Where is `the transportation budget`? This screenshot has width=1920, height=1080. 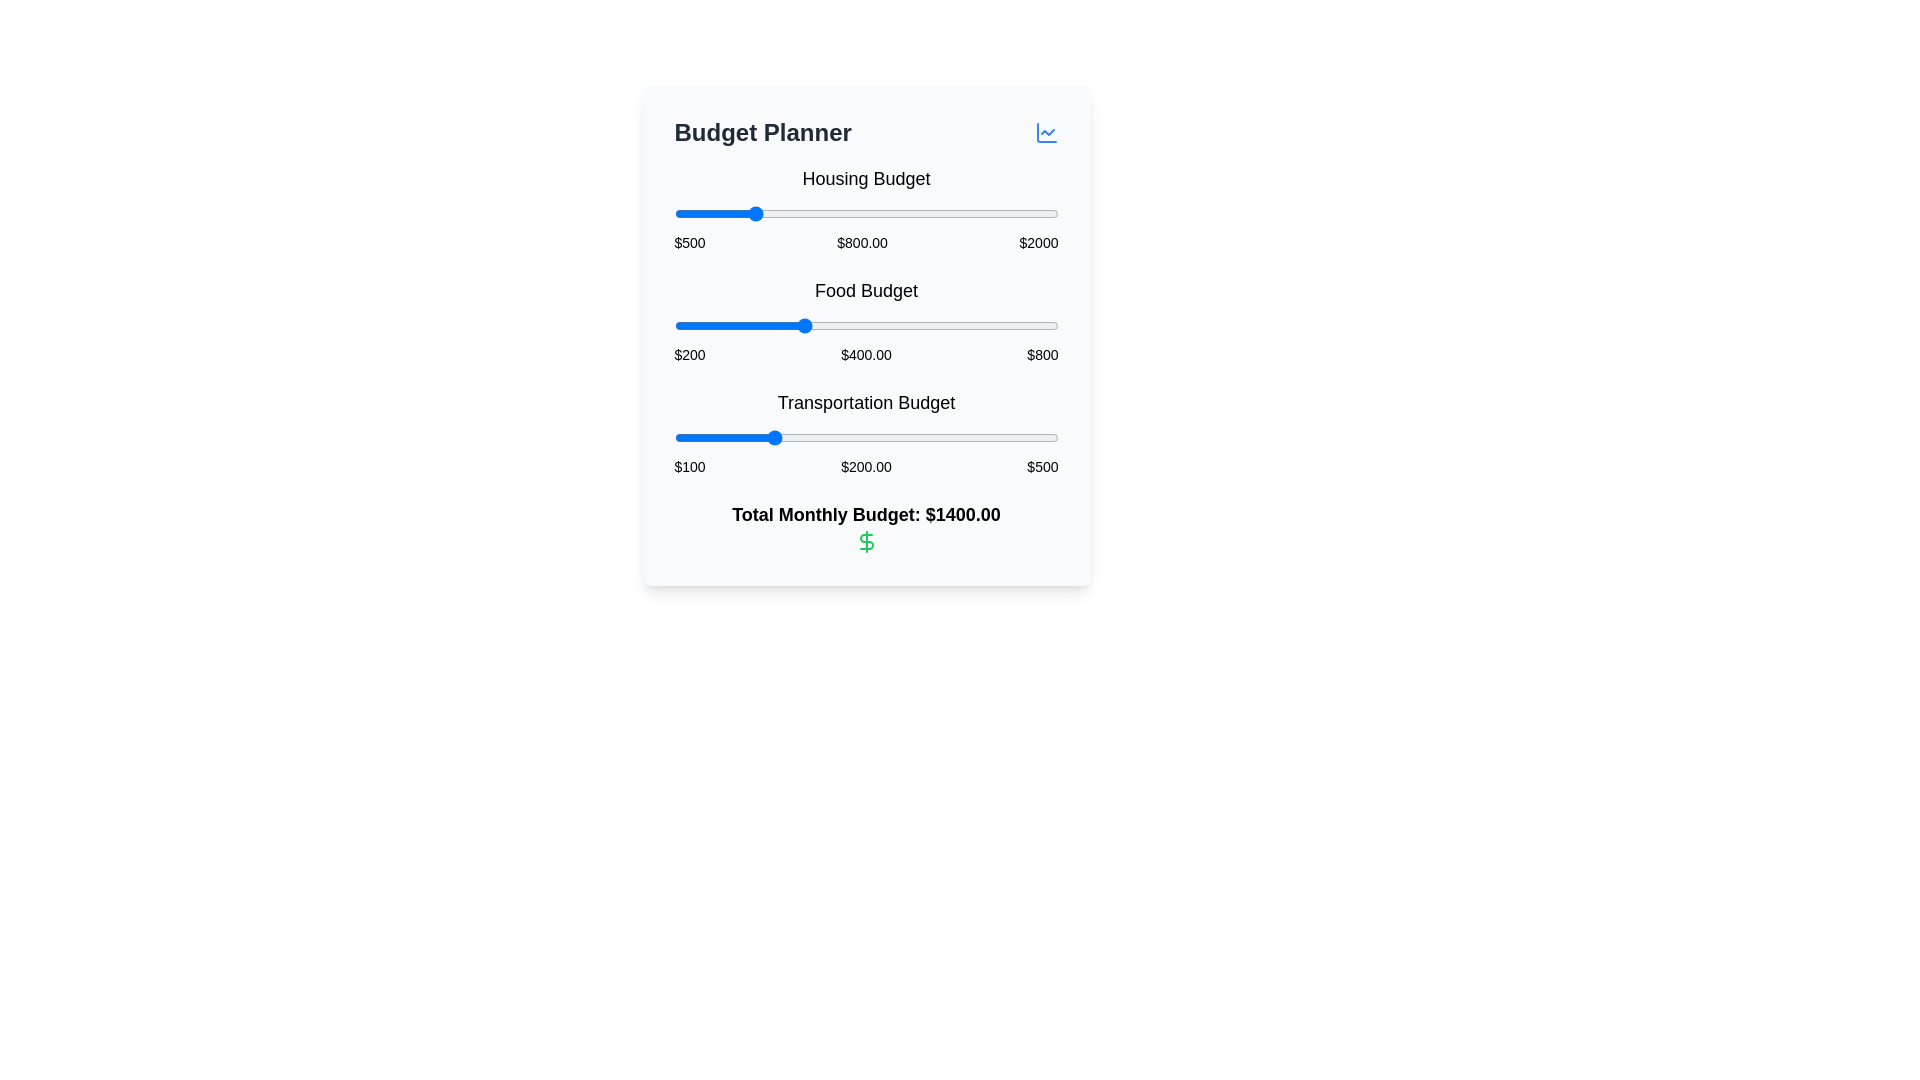 the transportation budget is located at coordinates (812, 437).